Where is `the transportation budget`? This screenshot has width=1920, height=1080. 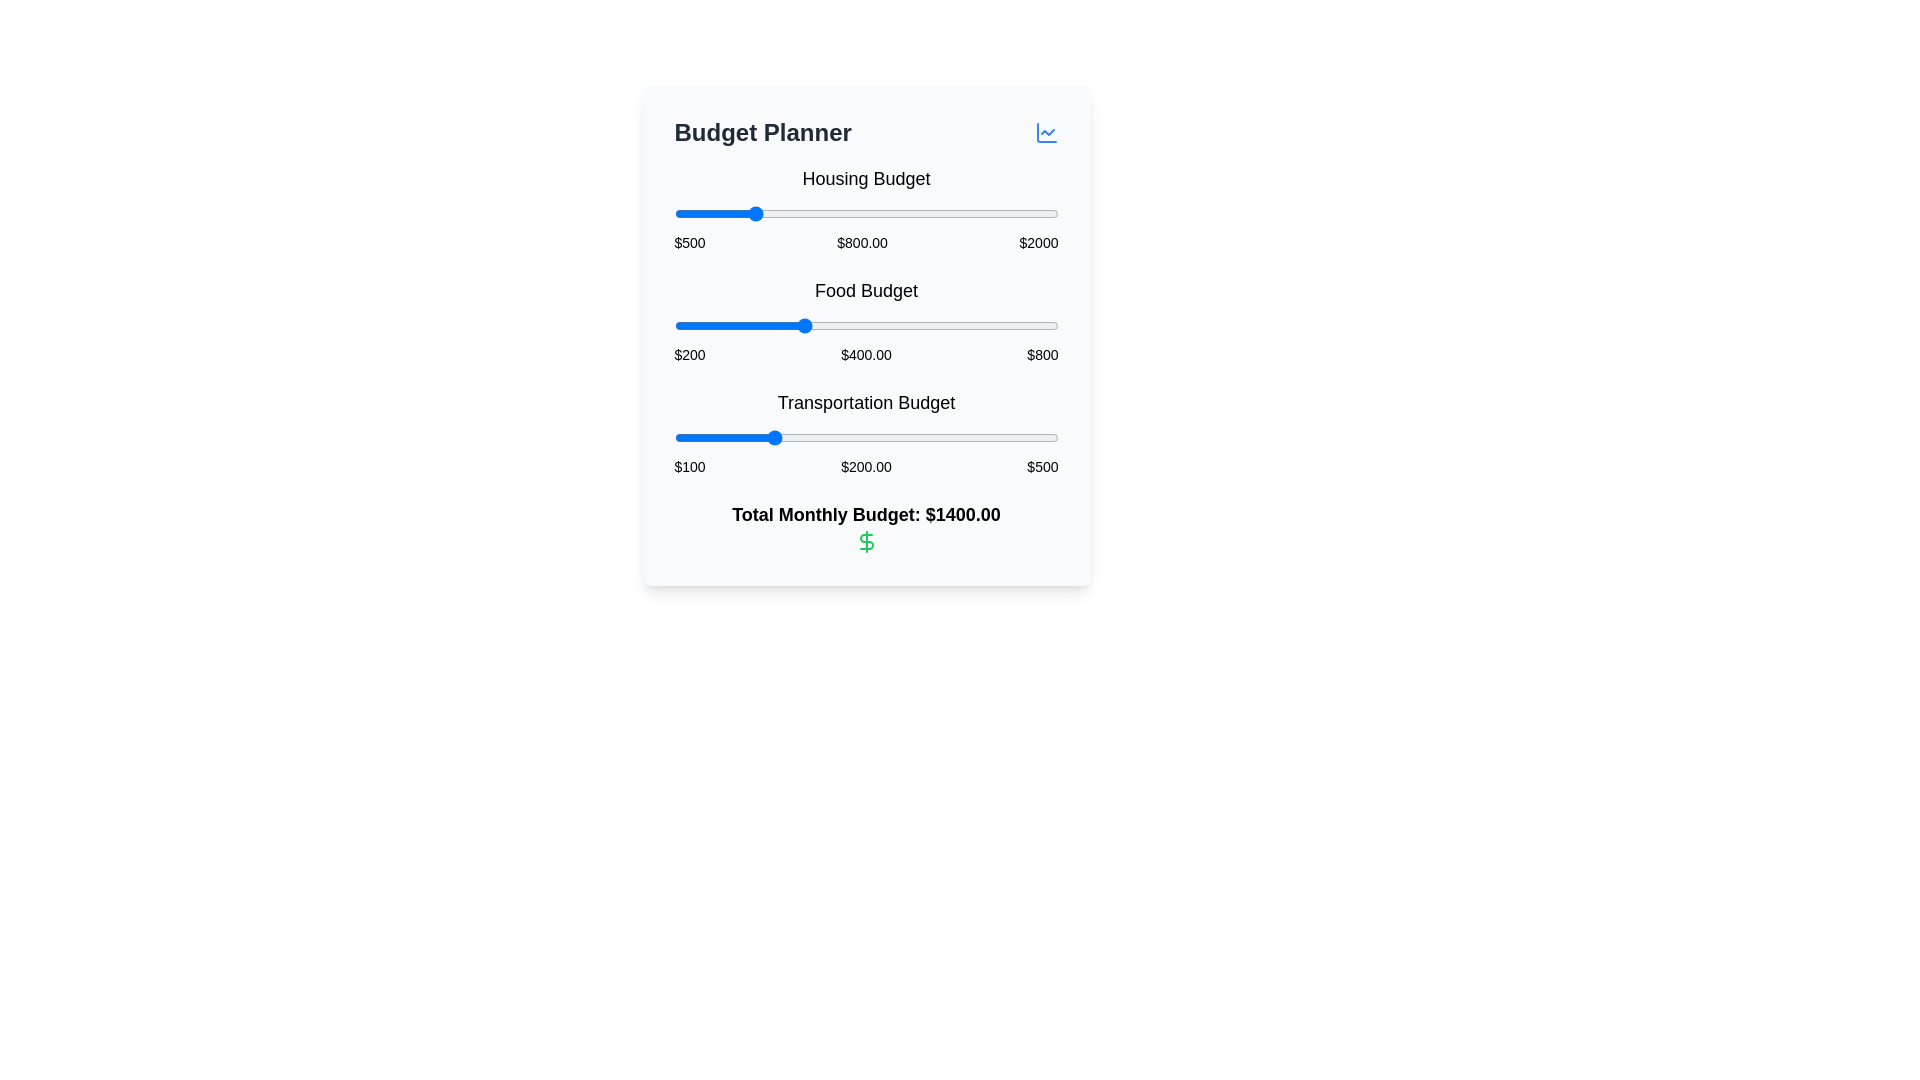 the transportation budget is located at coordinates (812, 437).